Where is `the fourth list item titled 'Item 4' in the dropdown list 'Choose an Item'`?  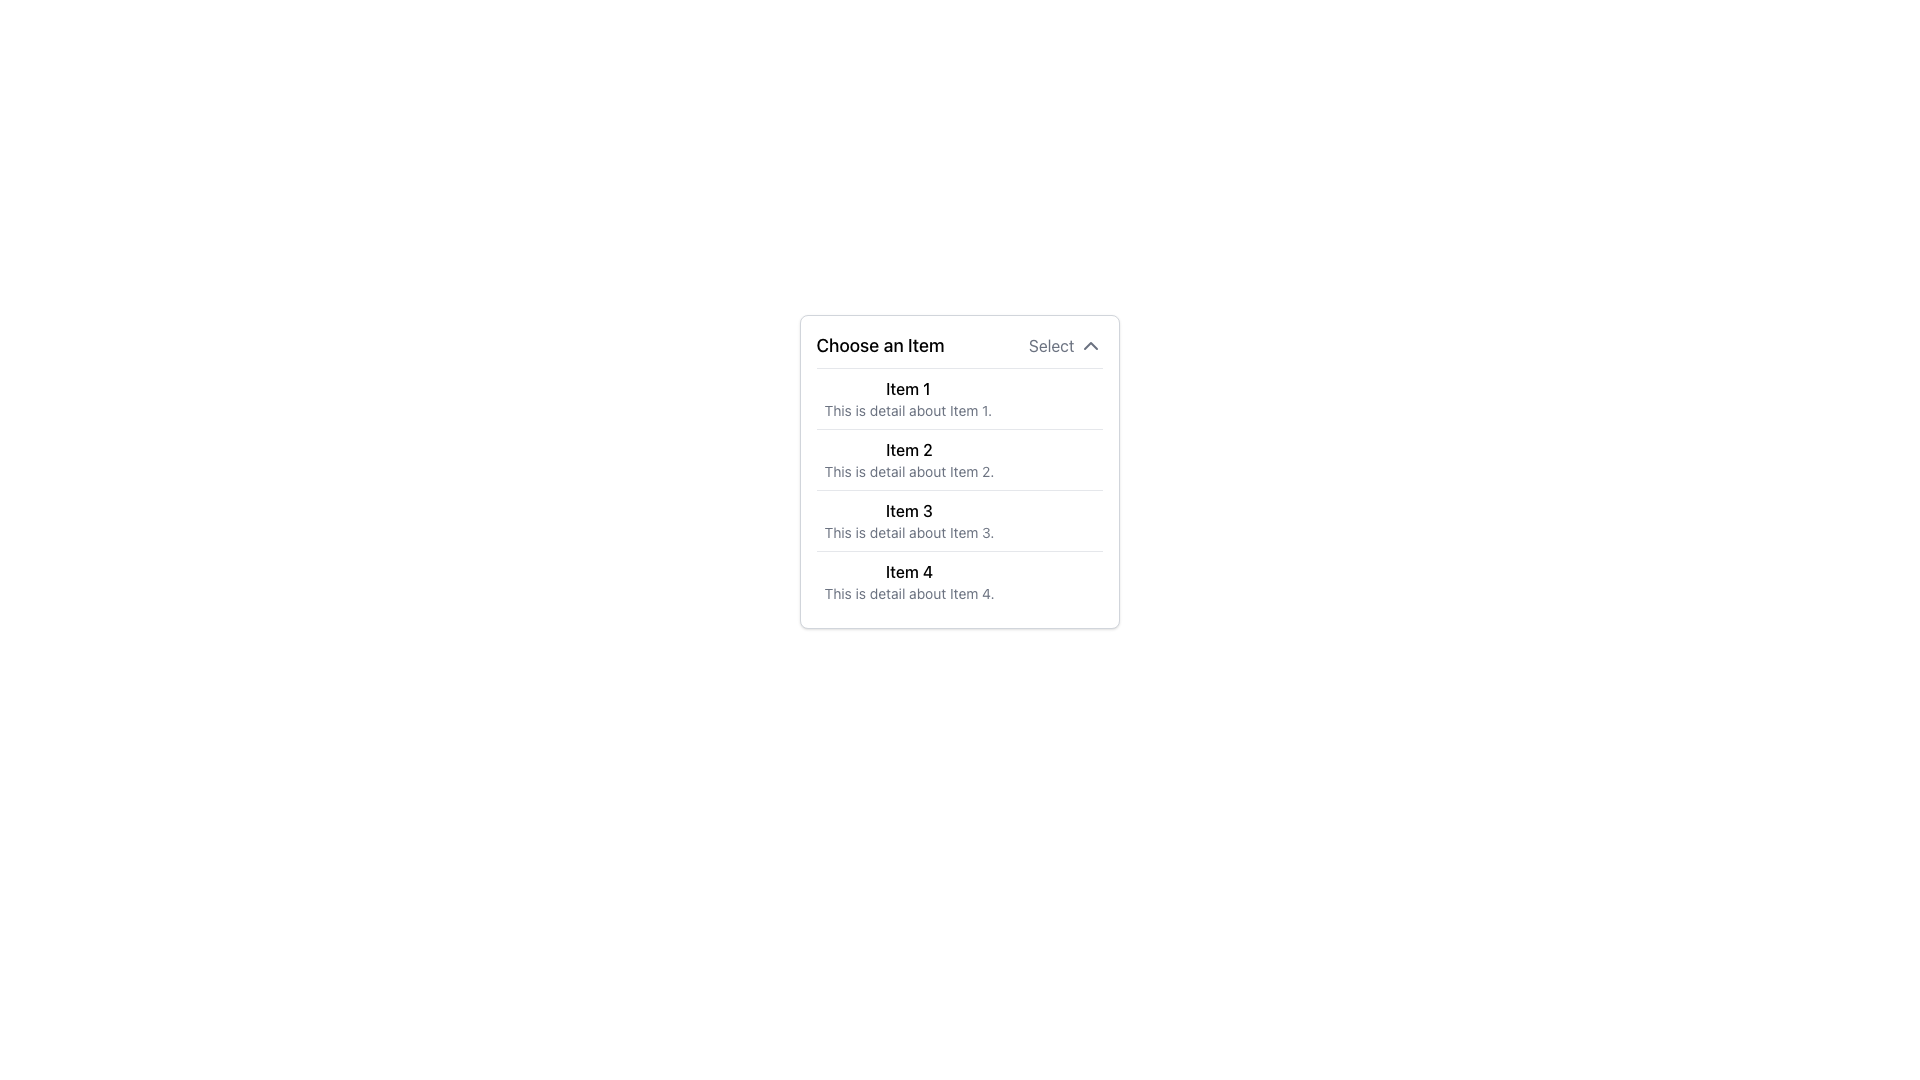 the fourth list item titled 'Item 4' in the dropdown list 'Choose an Item' is located at coordinates (958, 581).